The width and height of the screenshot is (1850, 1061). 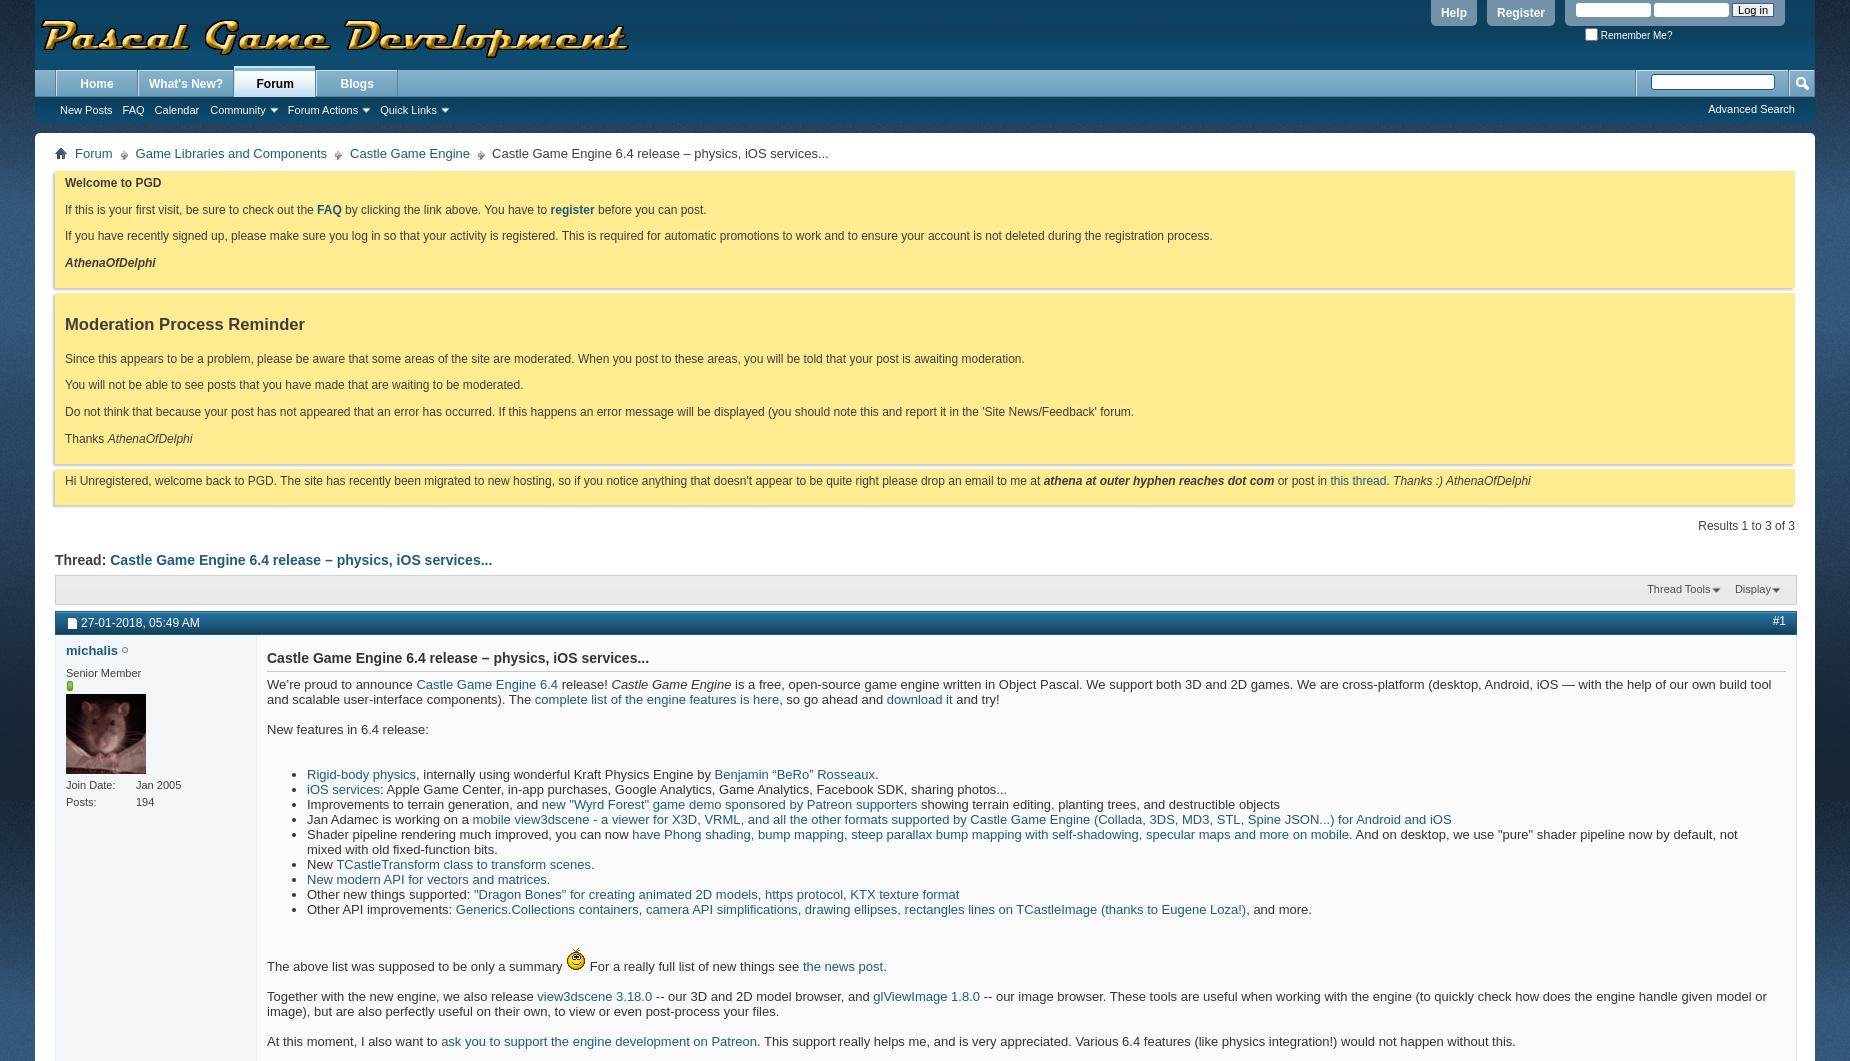 I want to click on 'Blogs', so click(x=355, y=84).